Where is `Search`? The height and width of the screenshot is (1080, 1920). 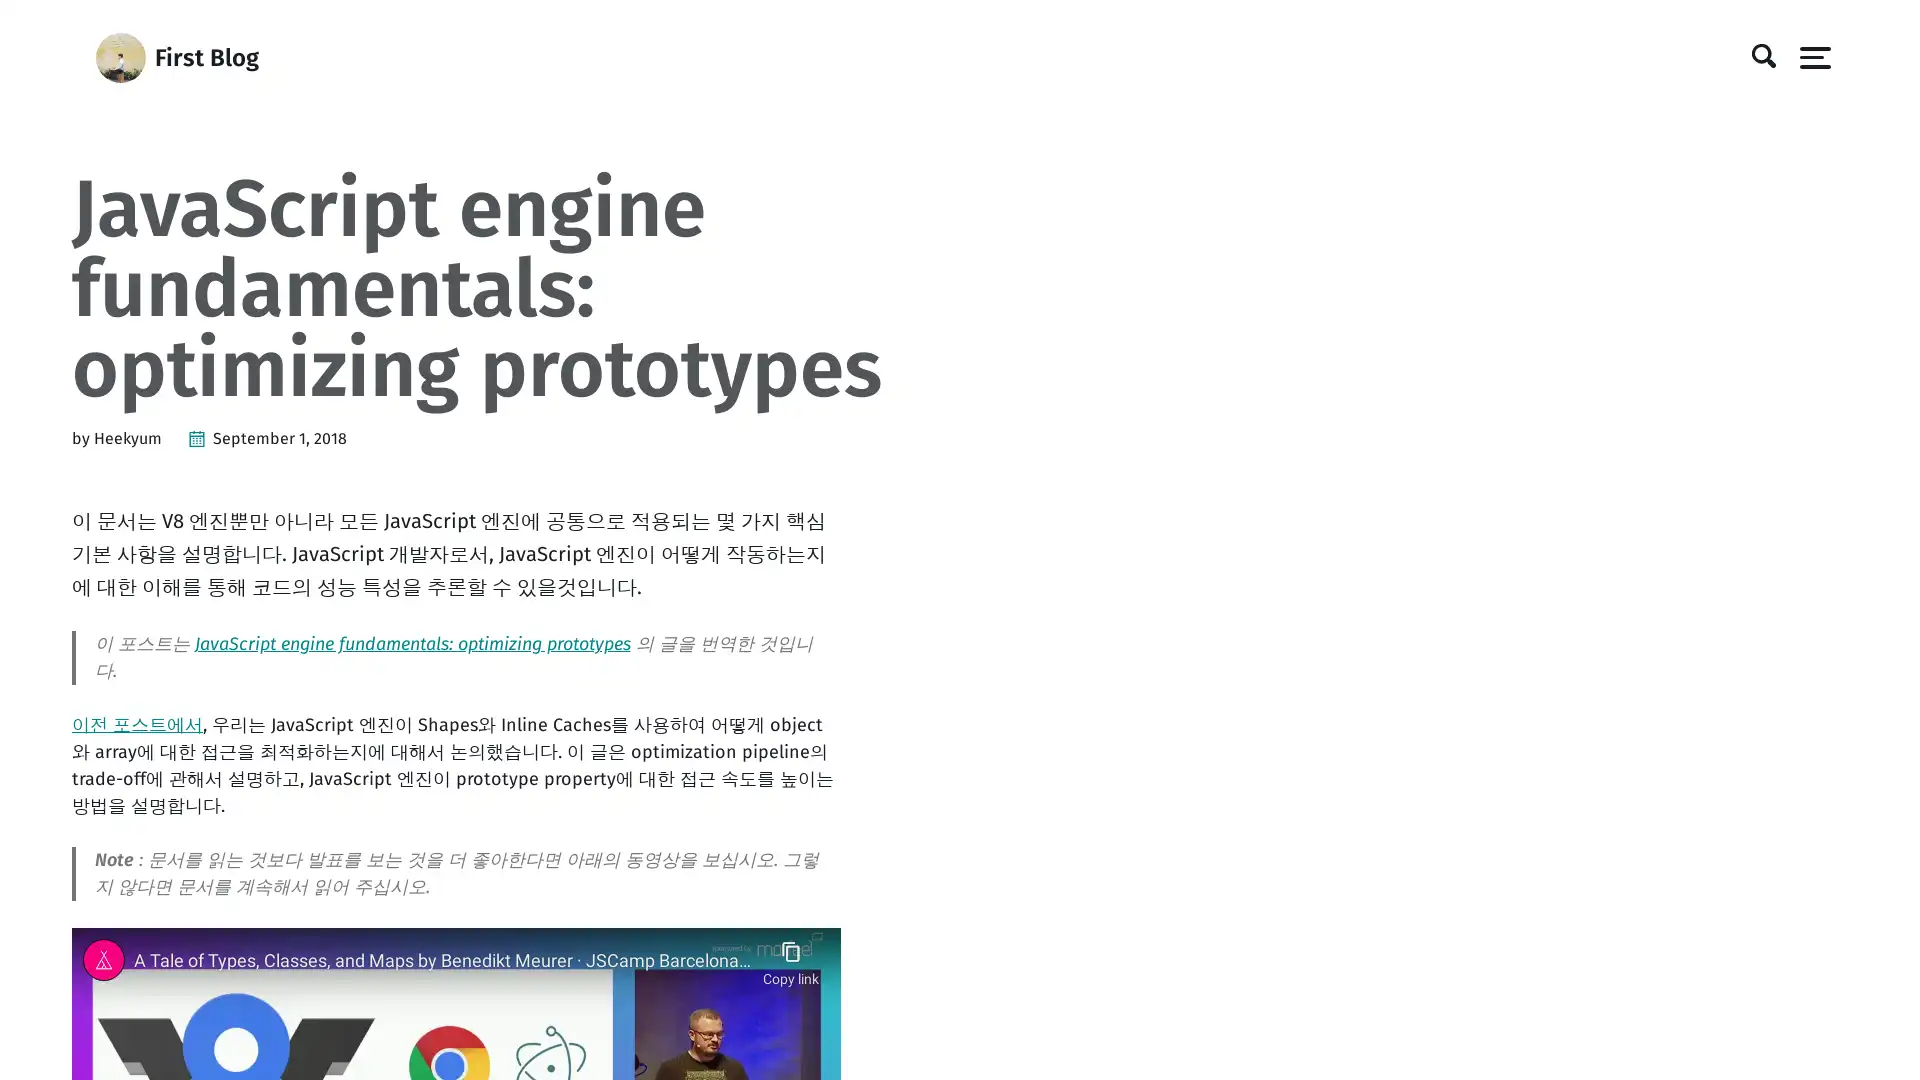 Search is located at coordinates (1755, 56).